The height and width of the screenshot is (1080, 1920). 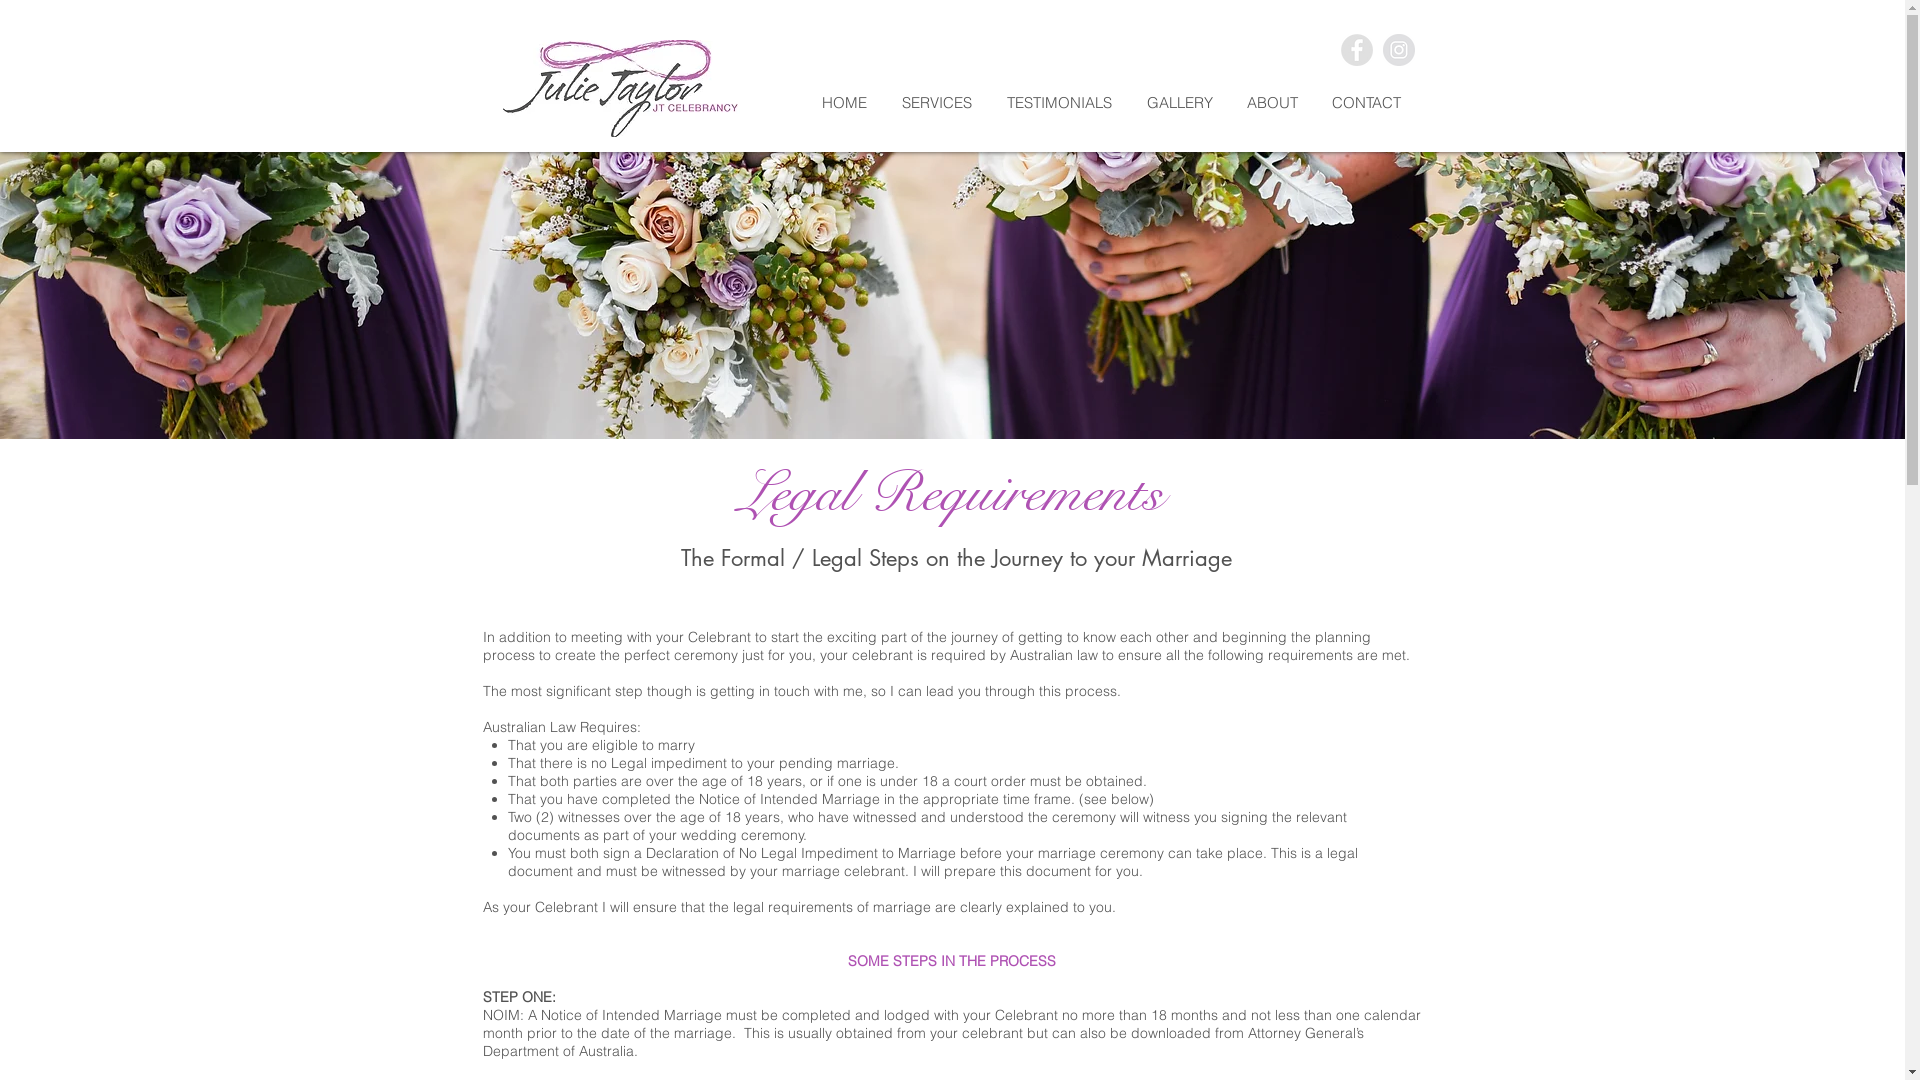 I want to click on 'SERVICES', so click(x=943, y=102).